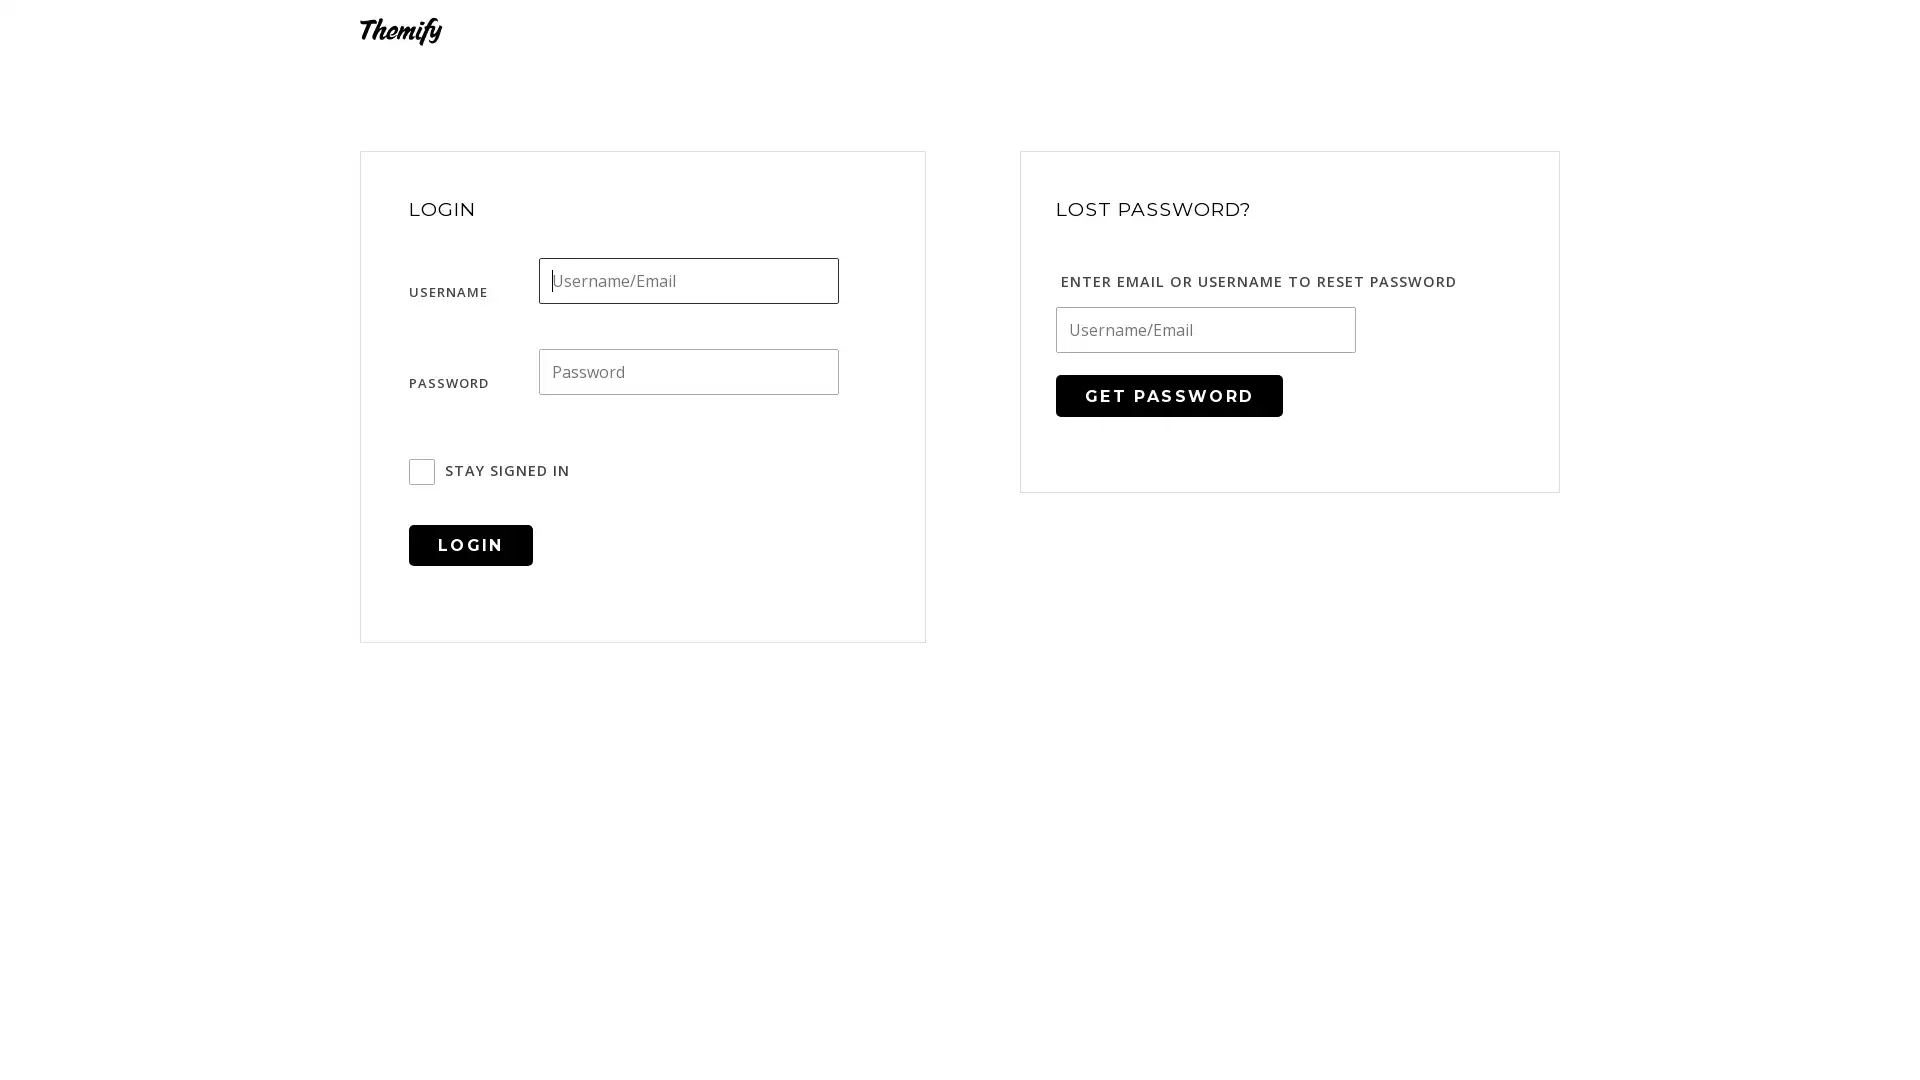 The image size is (1920, 1080). Describe the element at coordinates (1169, 395) in the screenshot. I see `Get Password` at that location.